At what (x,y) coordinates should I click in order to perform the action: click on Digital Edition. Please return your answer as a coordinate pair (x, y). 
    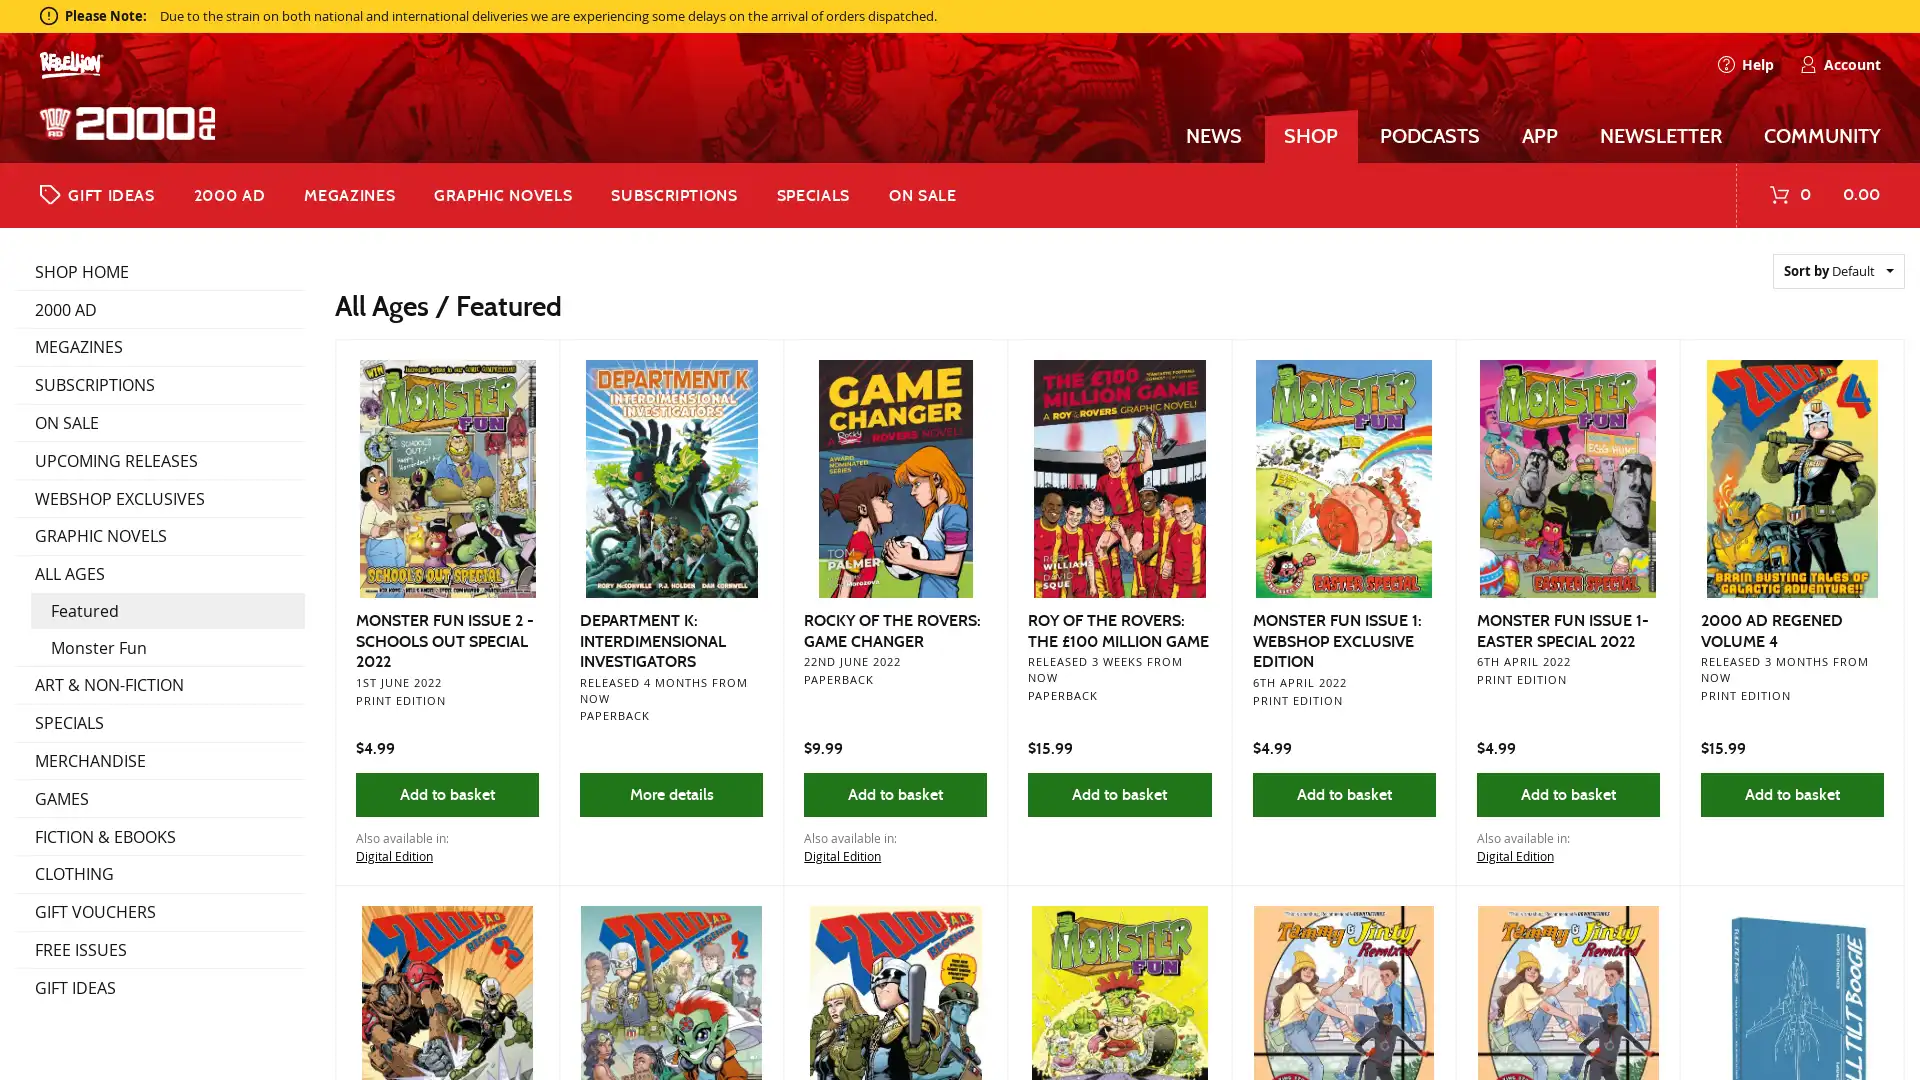
    Looking at the image, I should click on (393, 855).